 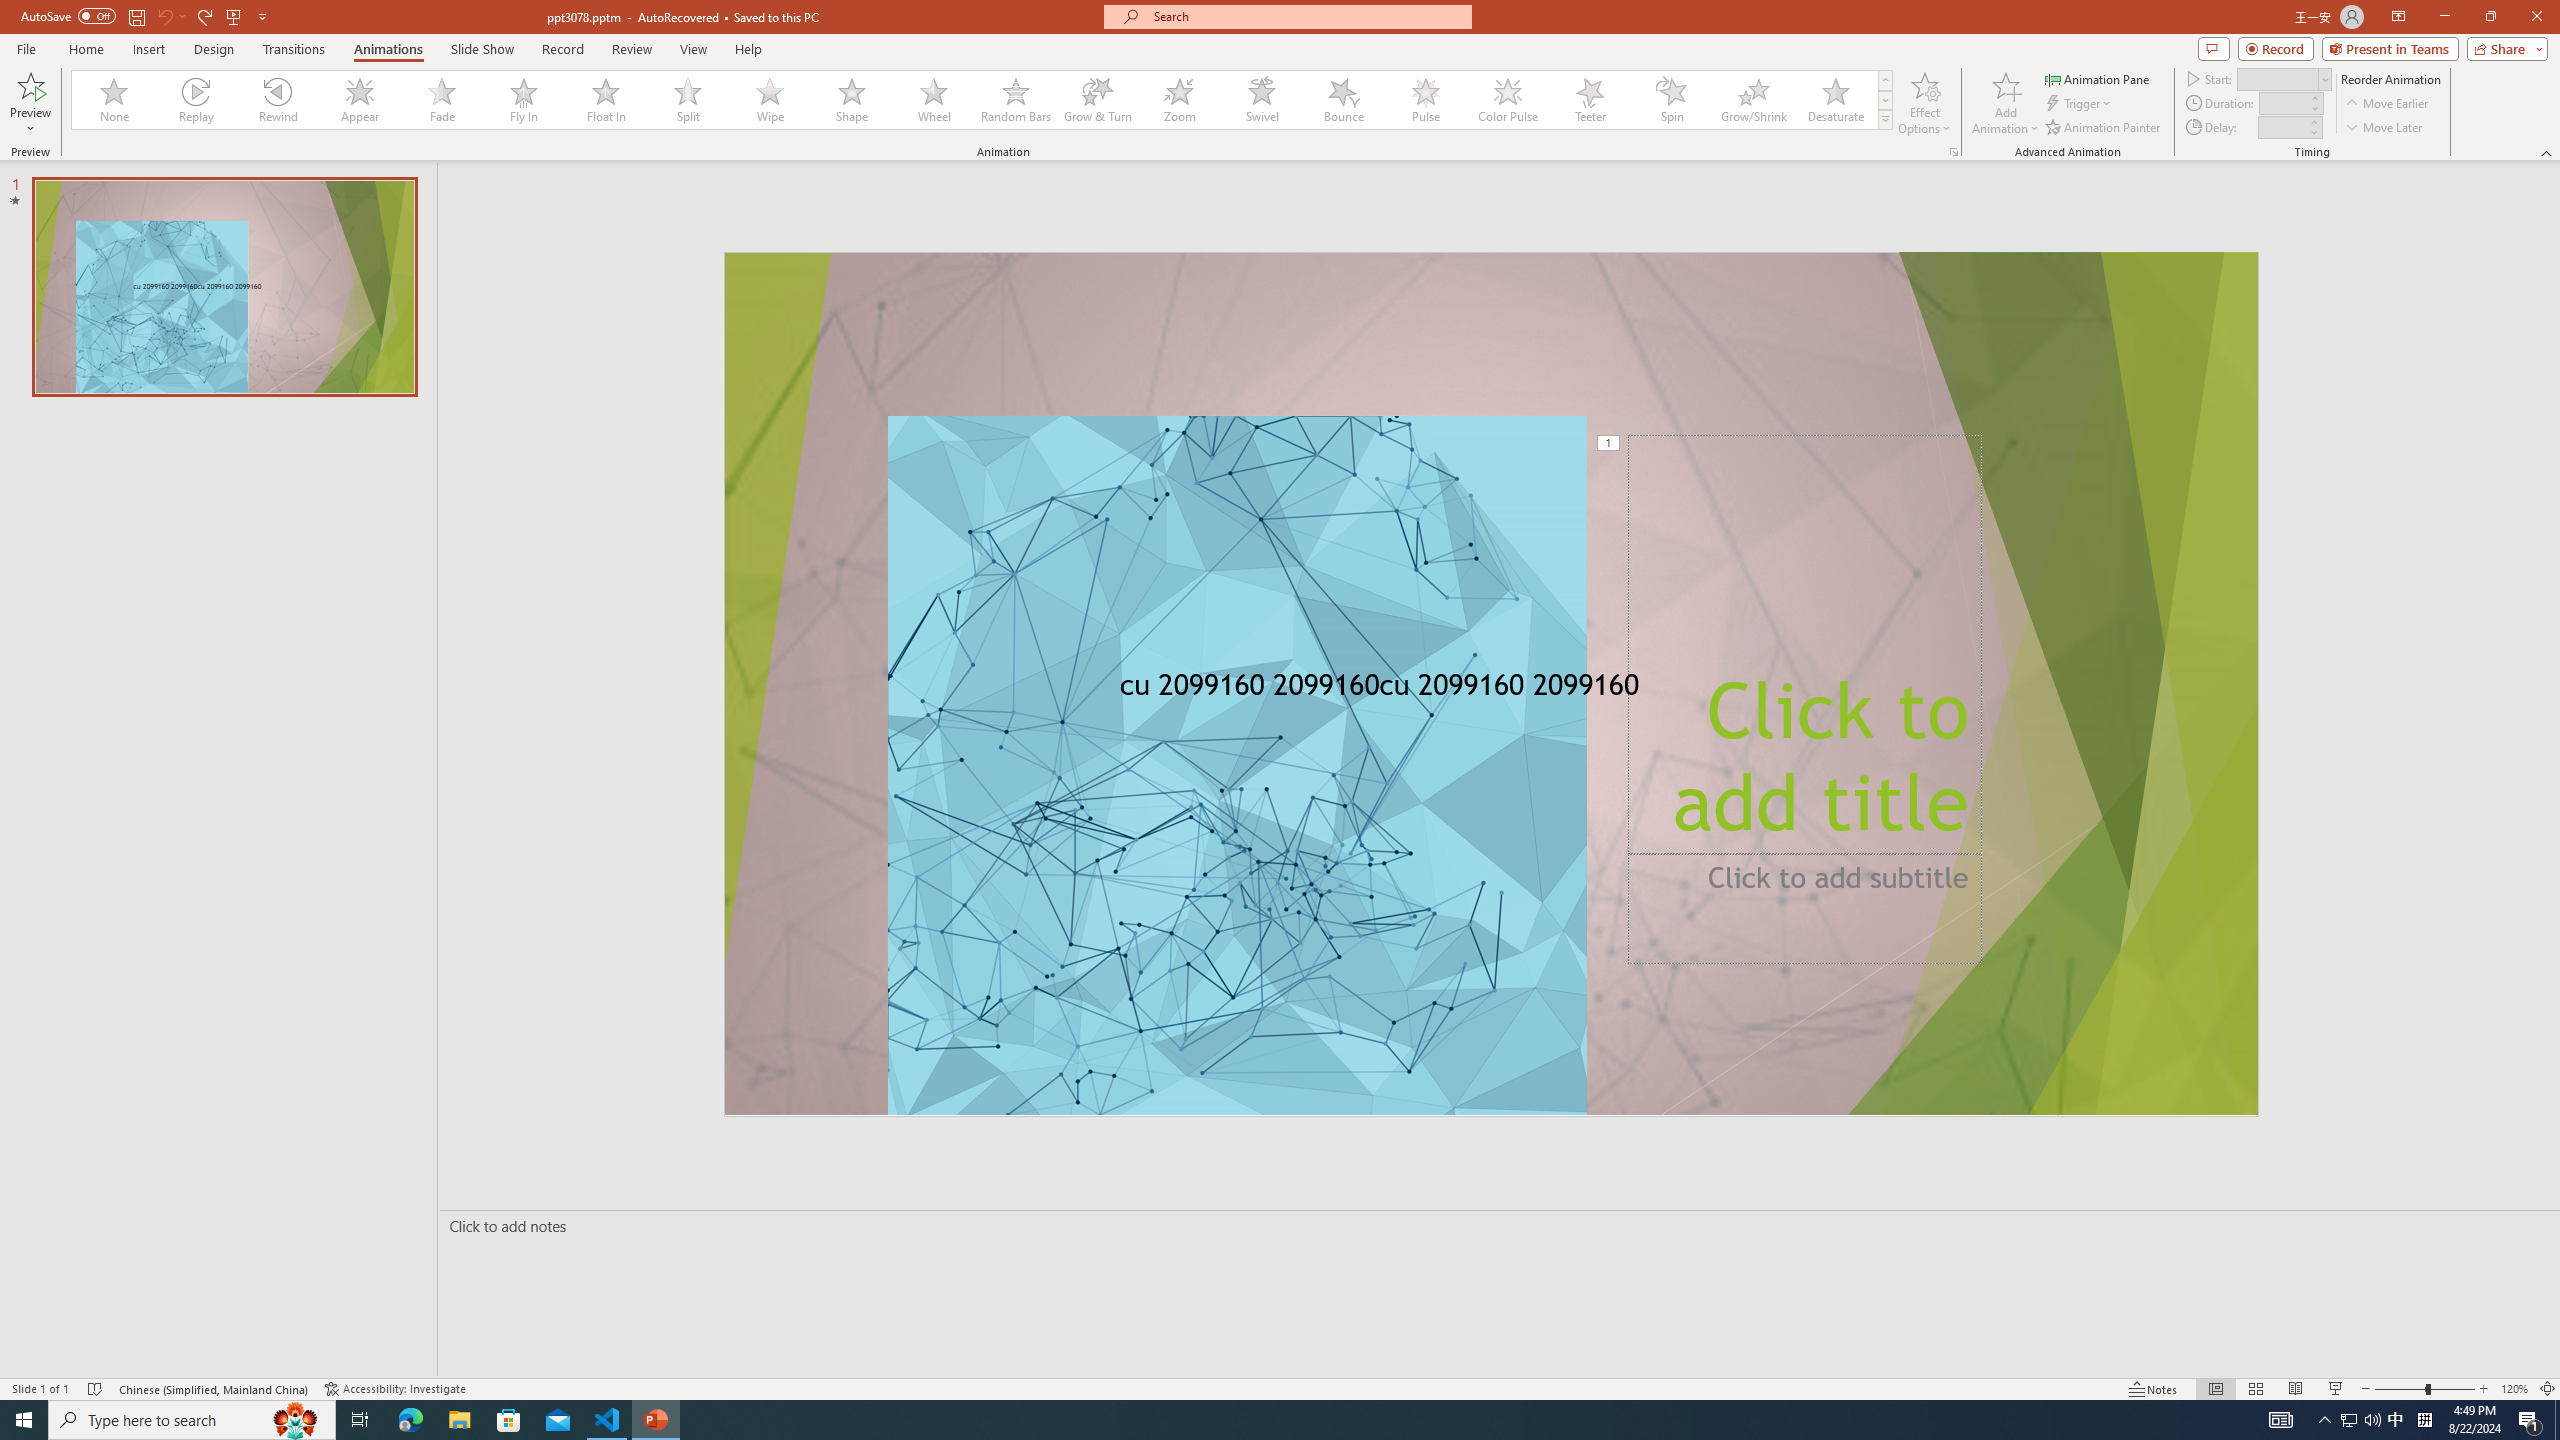 I want to click on 'Move Earlier', so click(x=2386, y=103).